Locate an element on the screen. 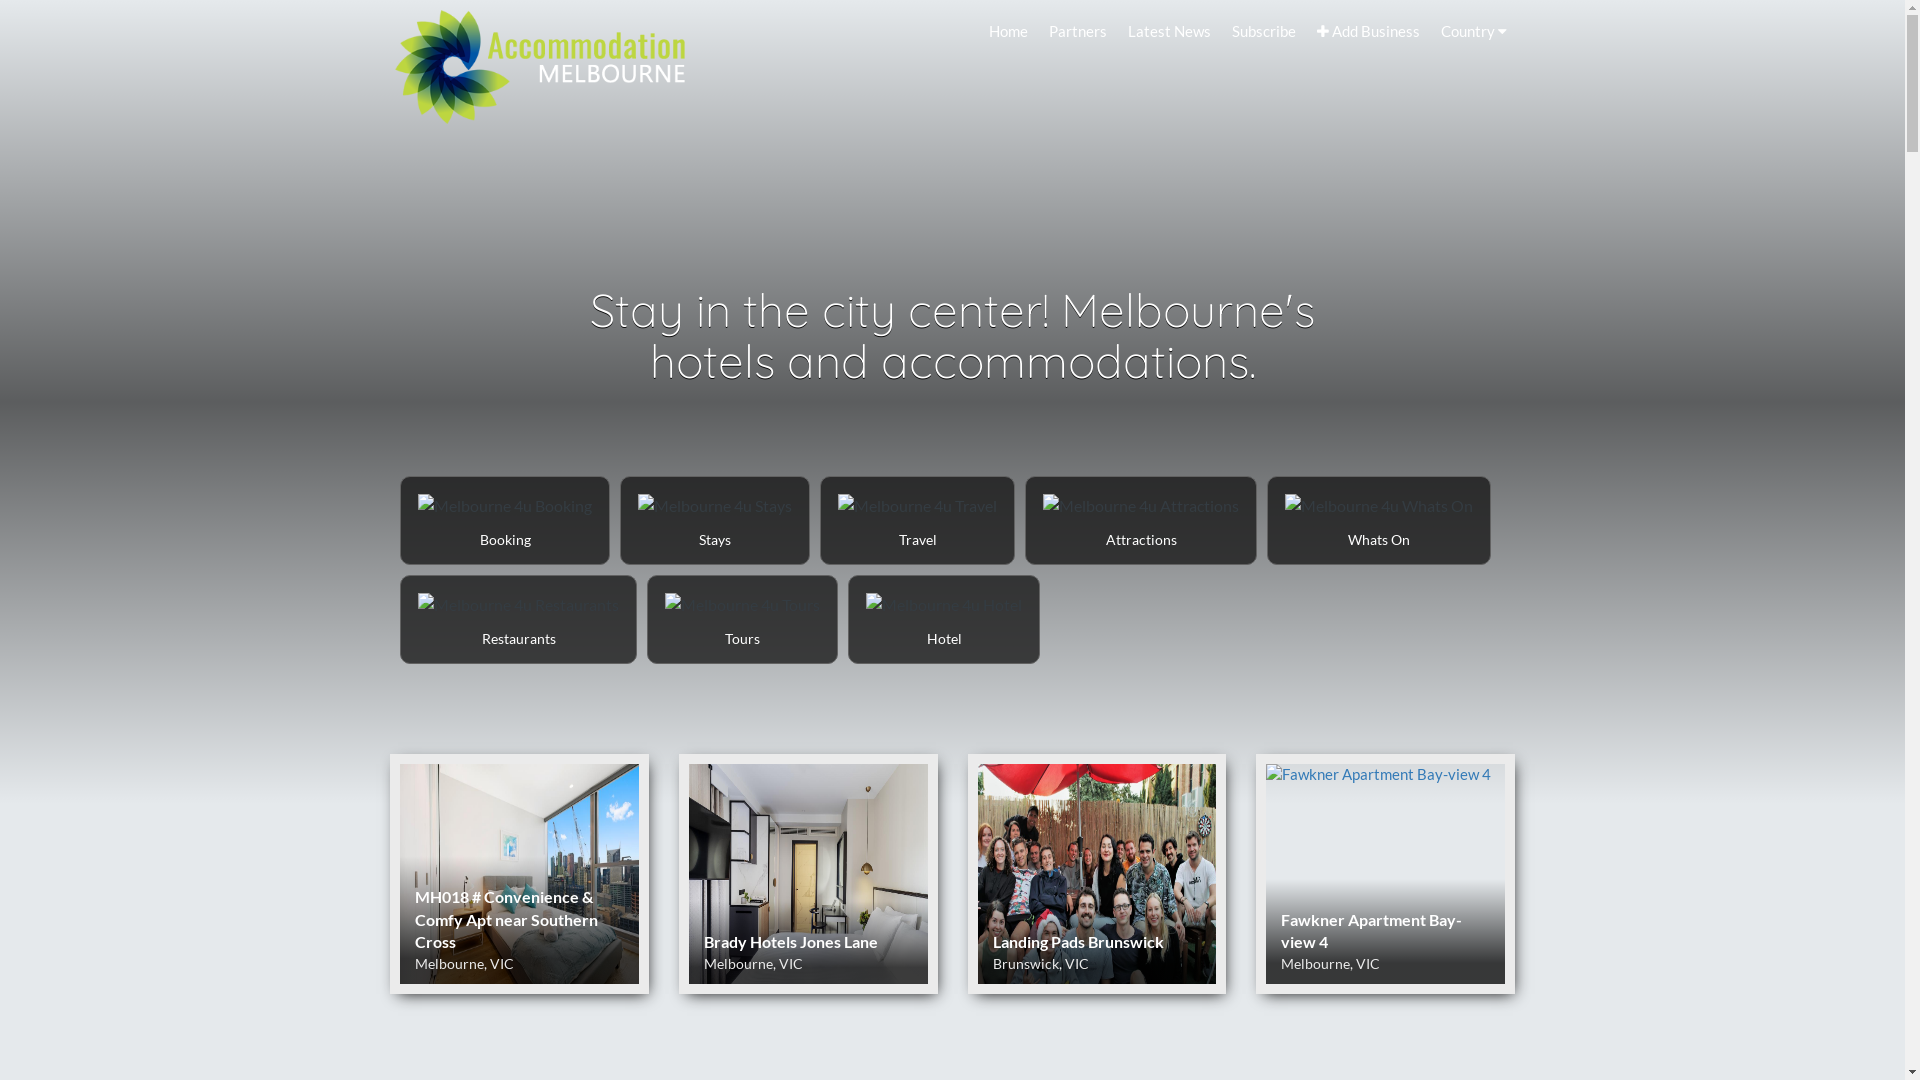  'Booking Melbourne 4u' is located at coordinates (504, 519).